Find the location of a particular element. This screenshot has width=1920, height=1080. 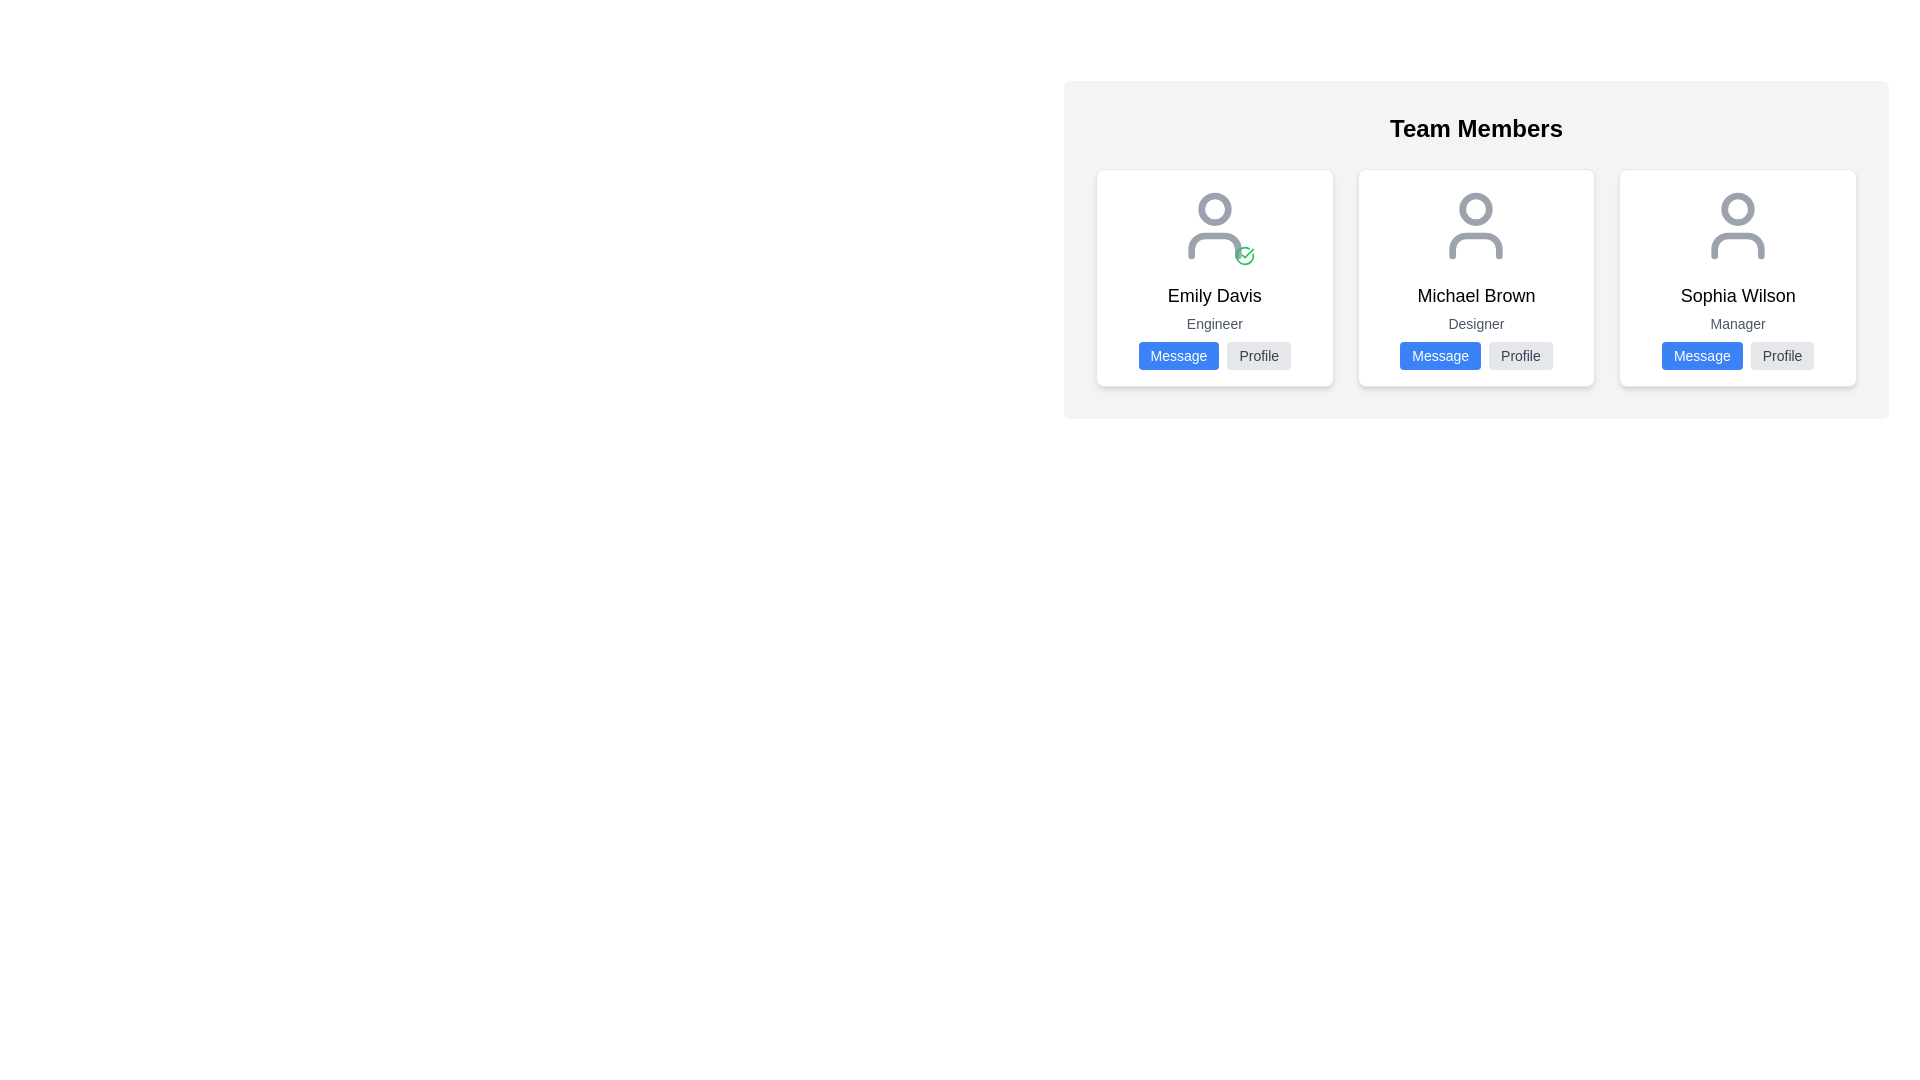

circular avatar icon representing user Michael Brown, located at the top-center of the card with a gray outline is located at coordinates (1476, 225).